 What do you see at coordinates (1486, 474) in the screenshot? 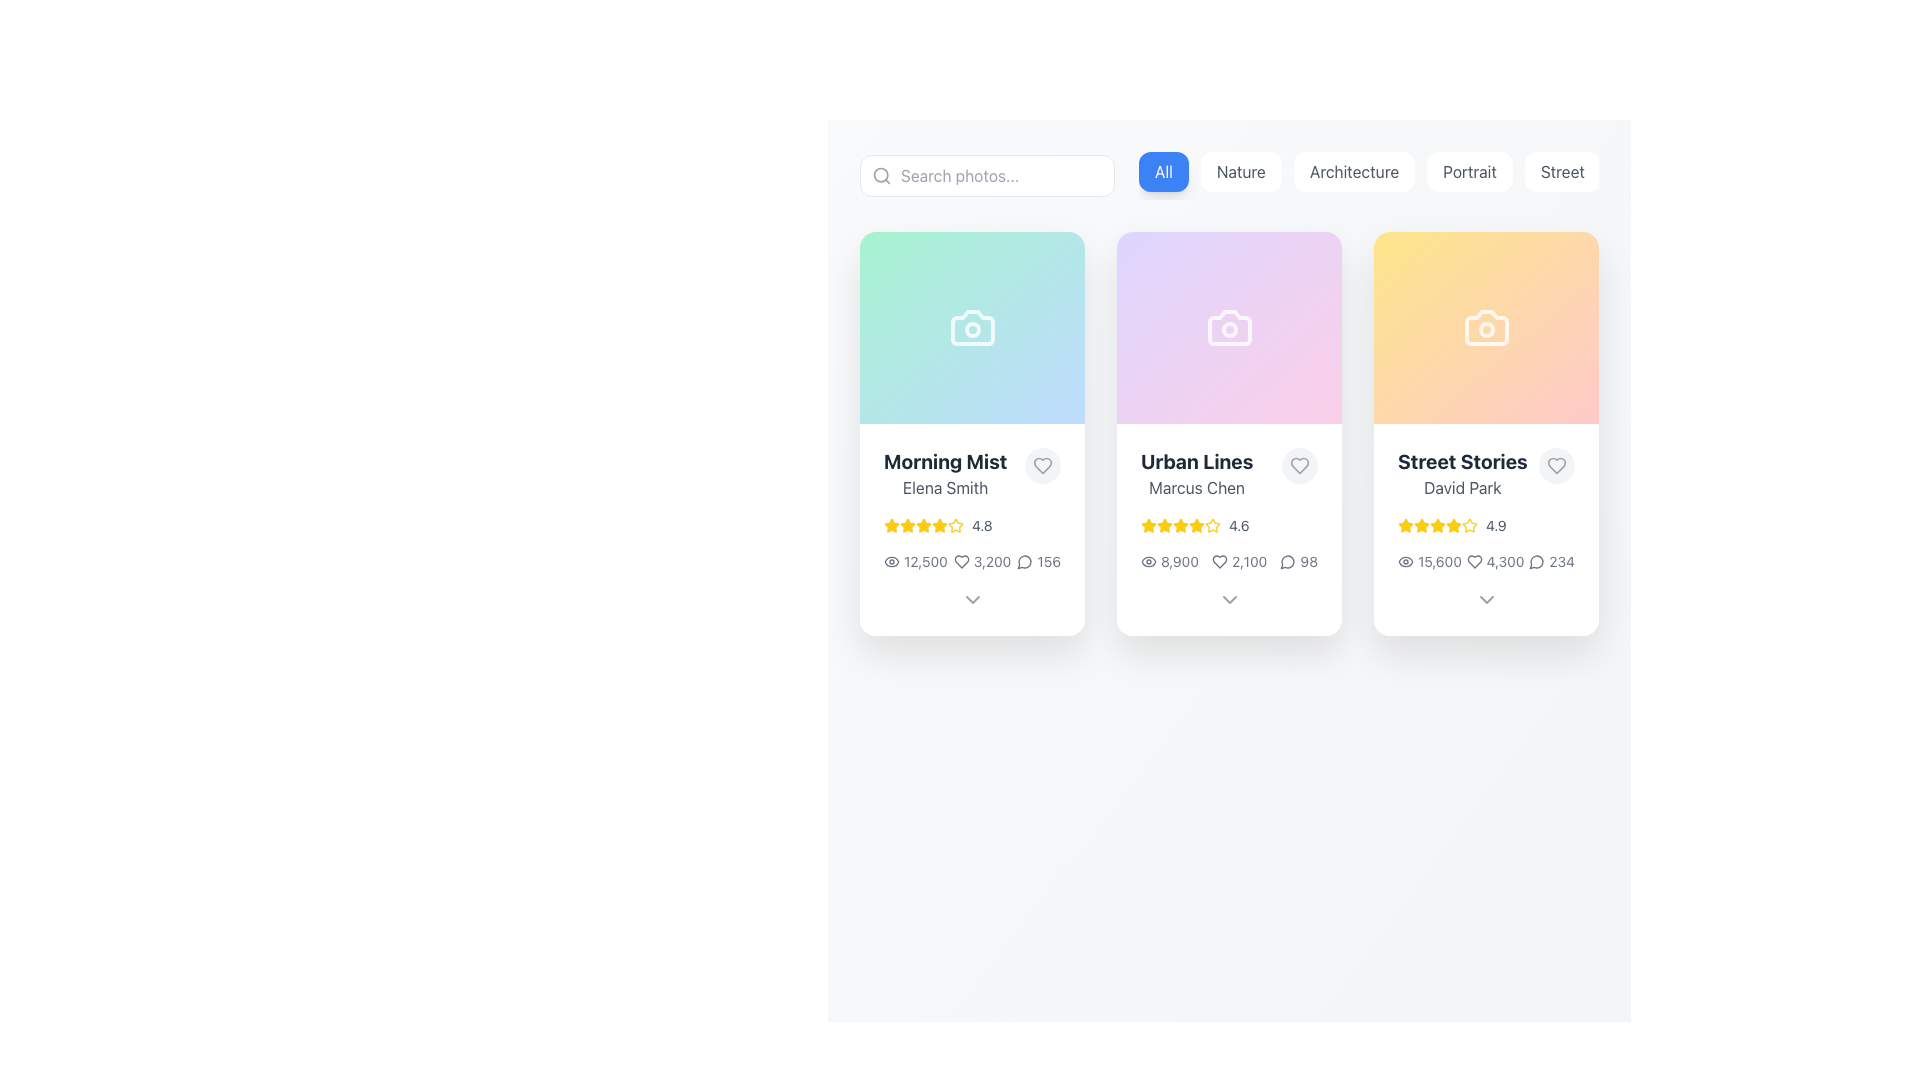
I see `the Text display that shows the title and creator of a photo card entry in the upper portion of the rightmost card in the grid layout, located beneath the image icon and above the rating stars and interaction counts` at bounding box center [1486, 474].